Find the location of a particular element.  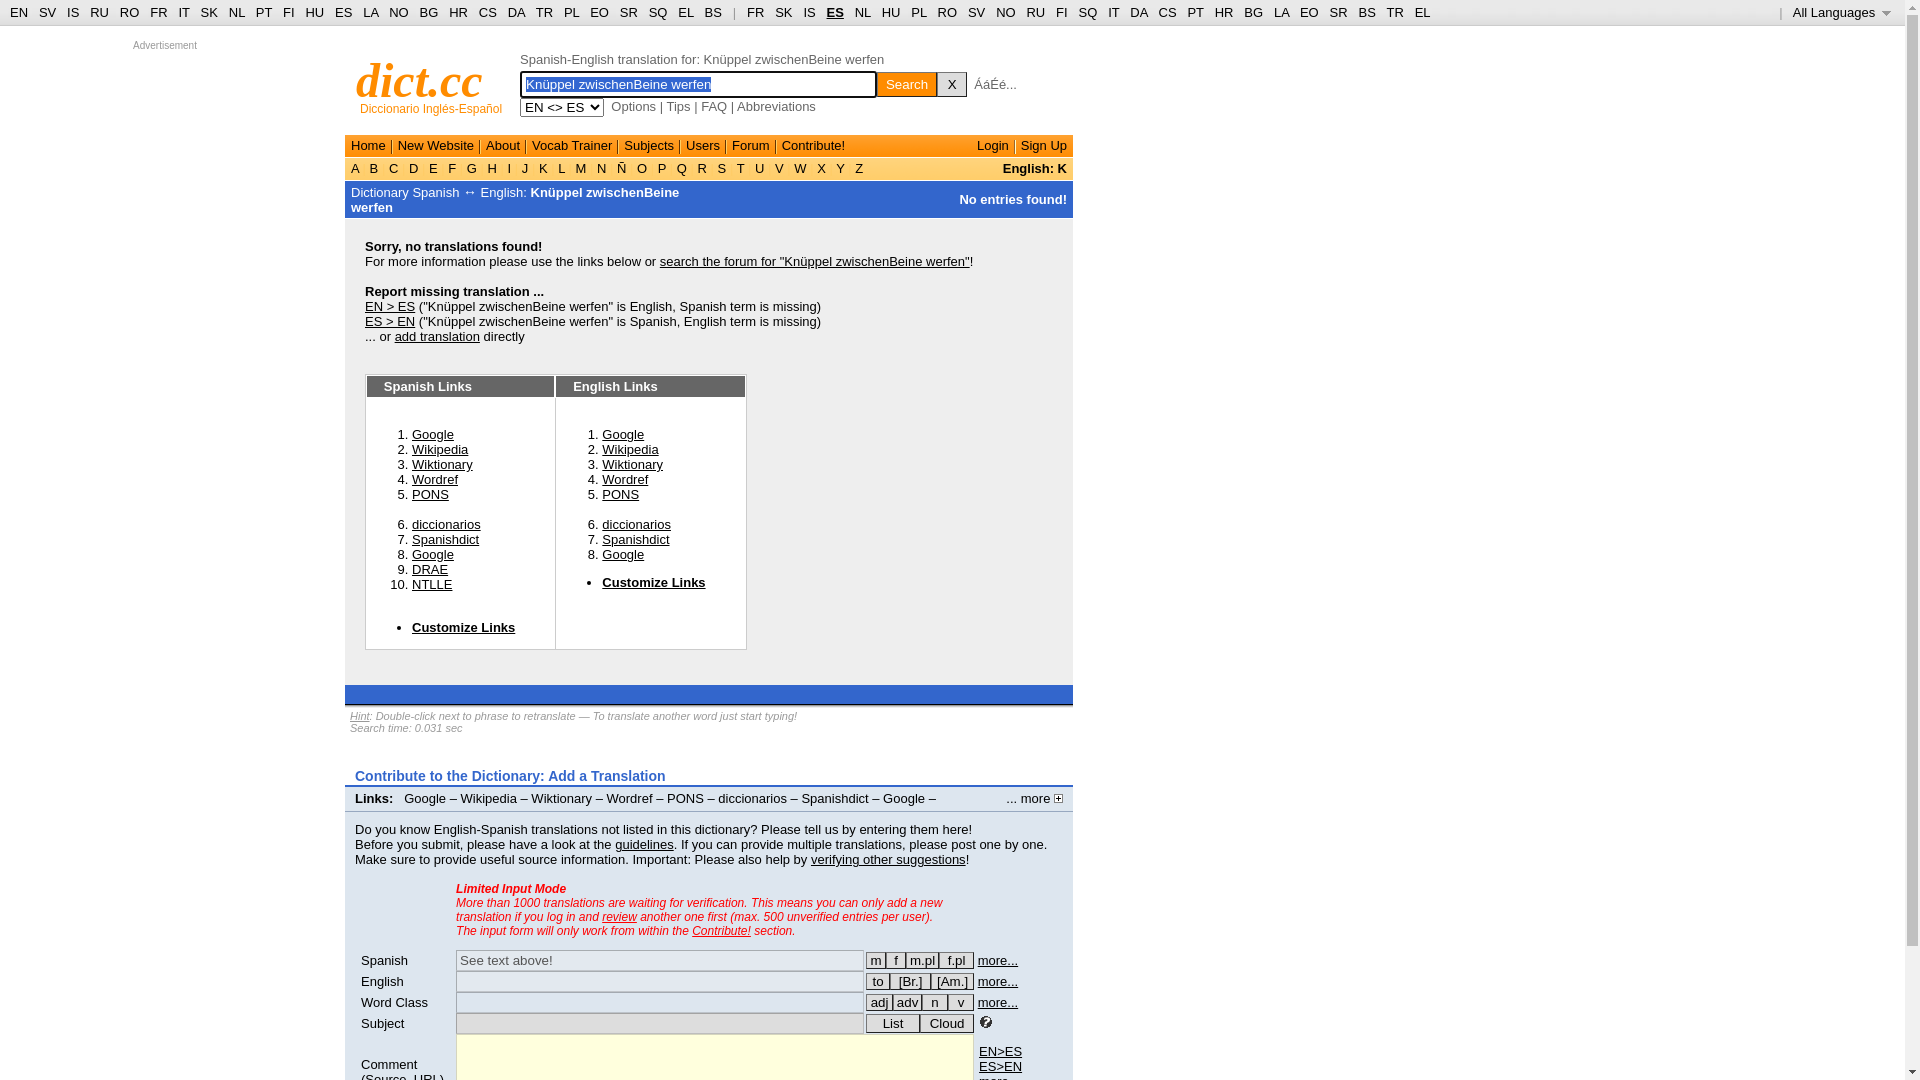

'FI' is located at coordinates (1060, 12).